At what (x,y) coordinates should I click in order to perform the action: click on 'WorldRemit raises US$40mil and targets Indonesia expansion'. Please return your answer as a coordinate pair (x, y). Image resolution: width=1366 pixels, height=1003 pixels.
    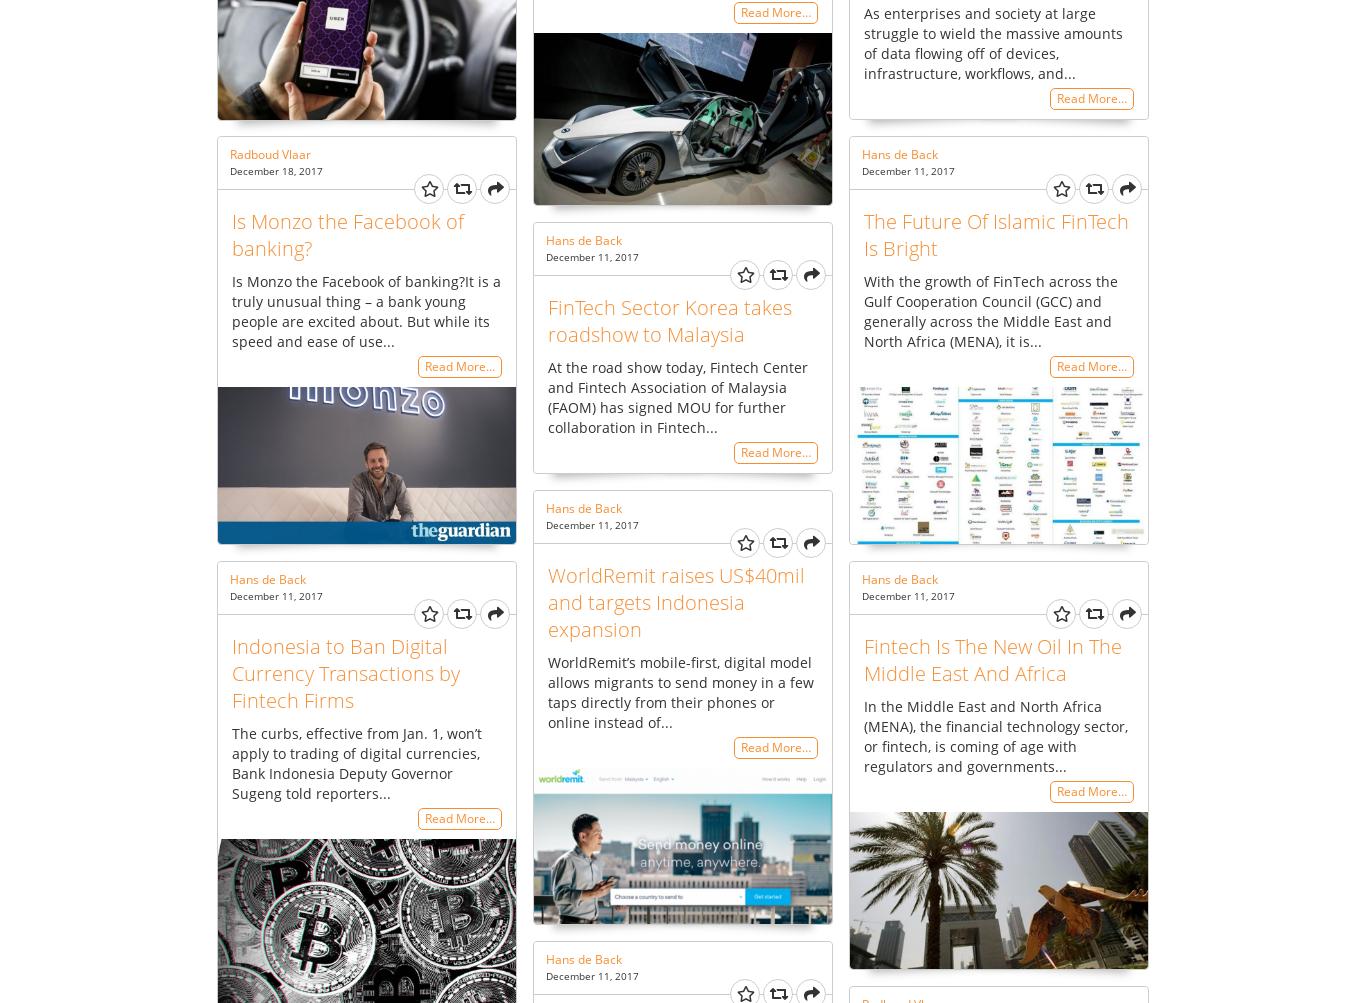
    Looking at the image, I should click on (675, 600).